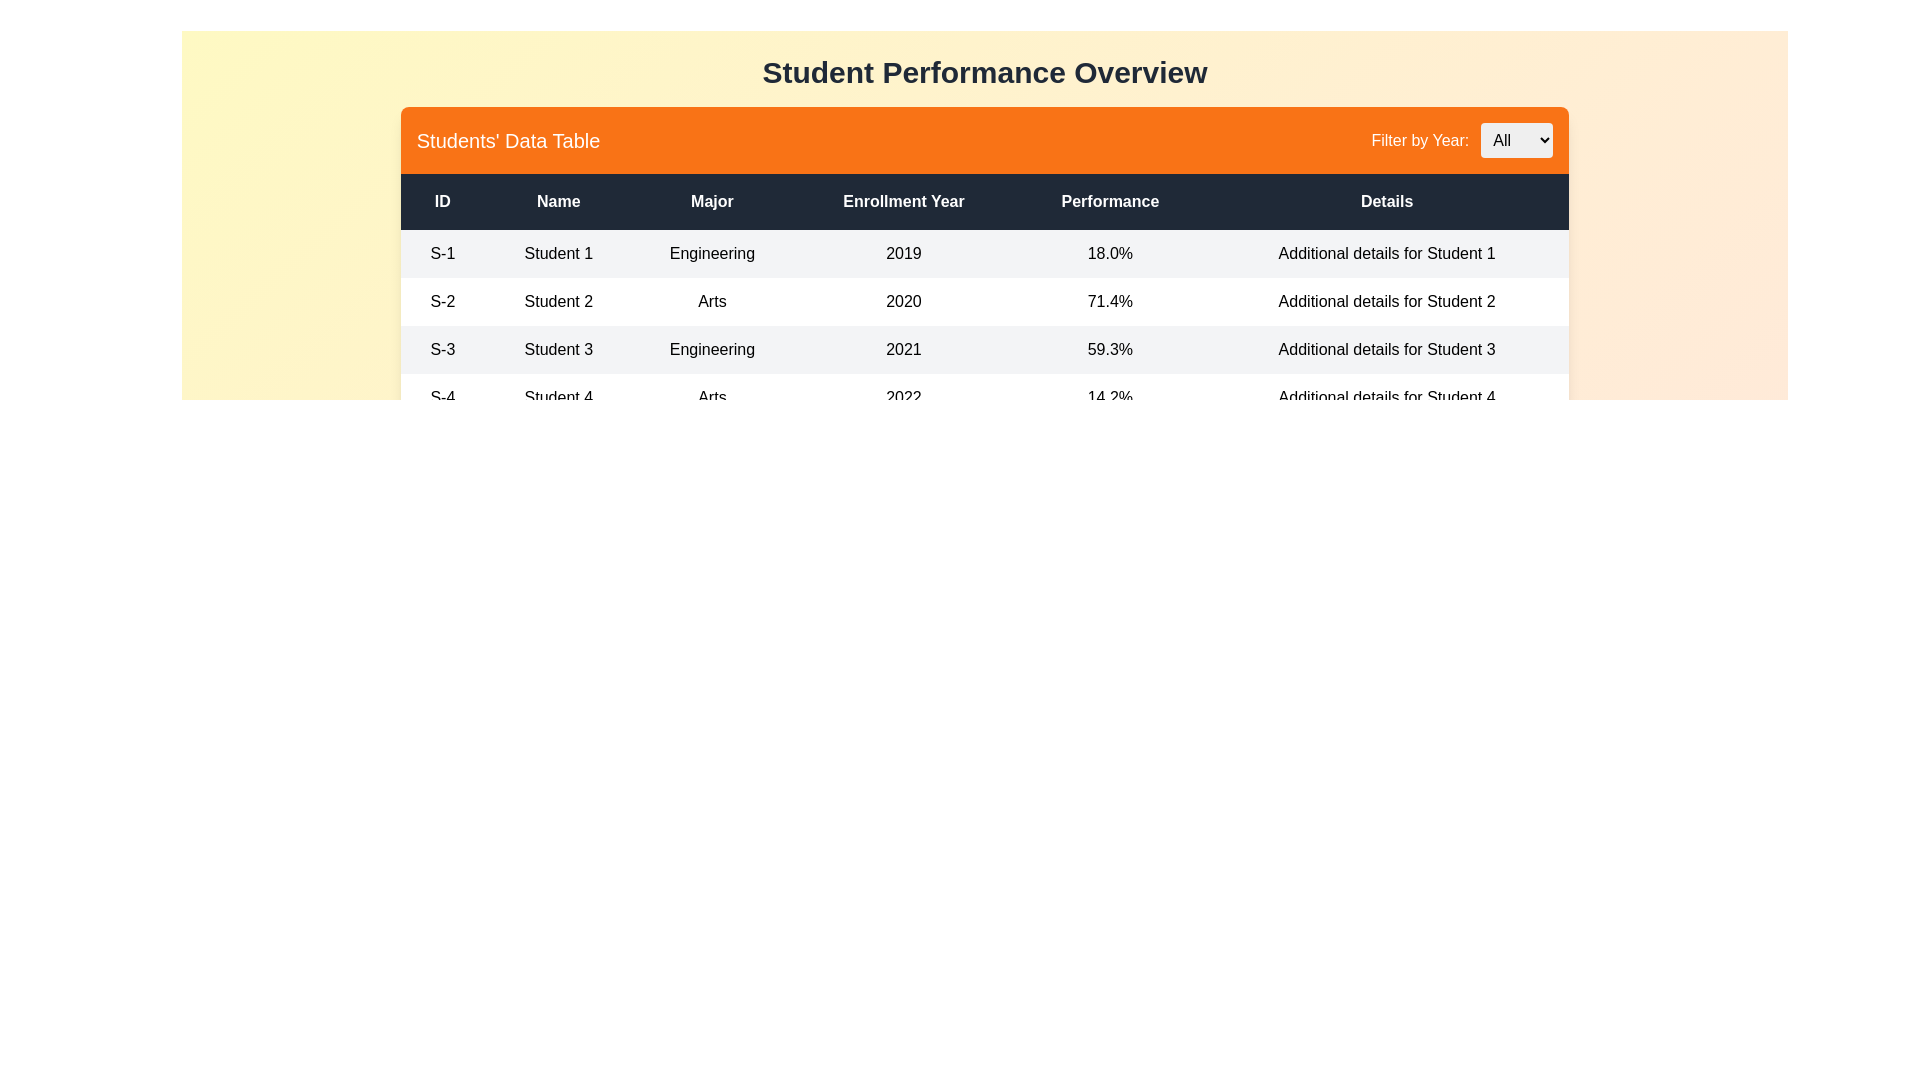  What do you see at coordinates (558, 201) in the screenshot?
I see `the column header Name to sort the table by that column` at bounding box center [558, 201].